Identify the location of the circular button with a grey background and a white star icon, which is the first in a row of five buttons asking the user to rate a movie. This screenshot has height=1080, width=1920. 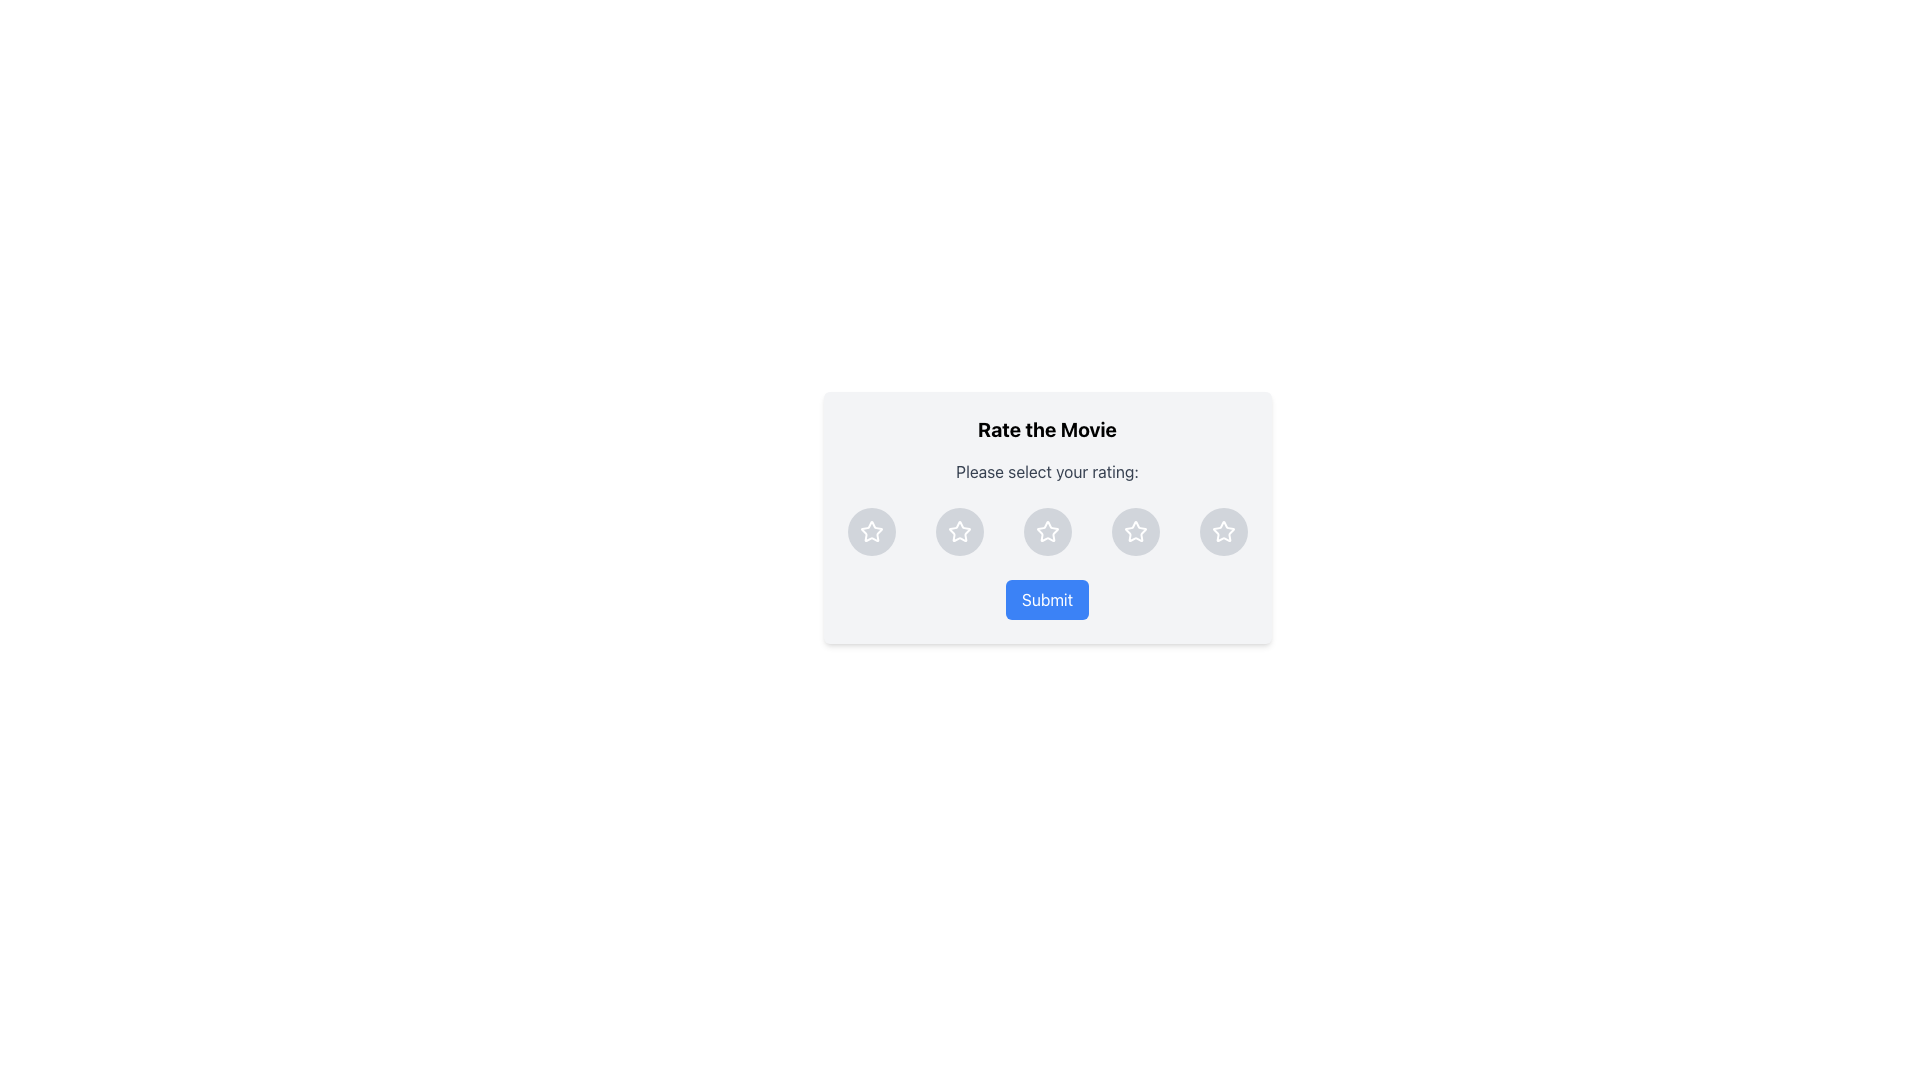
(871, 531).